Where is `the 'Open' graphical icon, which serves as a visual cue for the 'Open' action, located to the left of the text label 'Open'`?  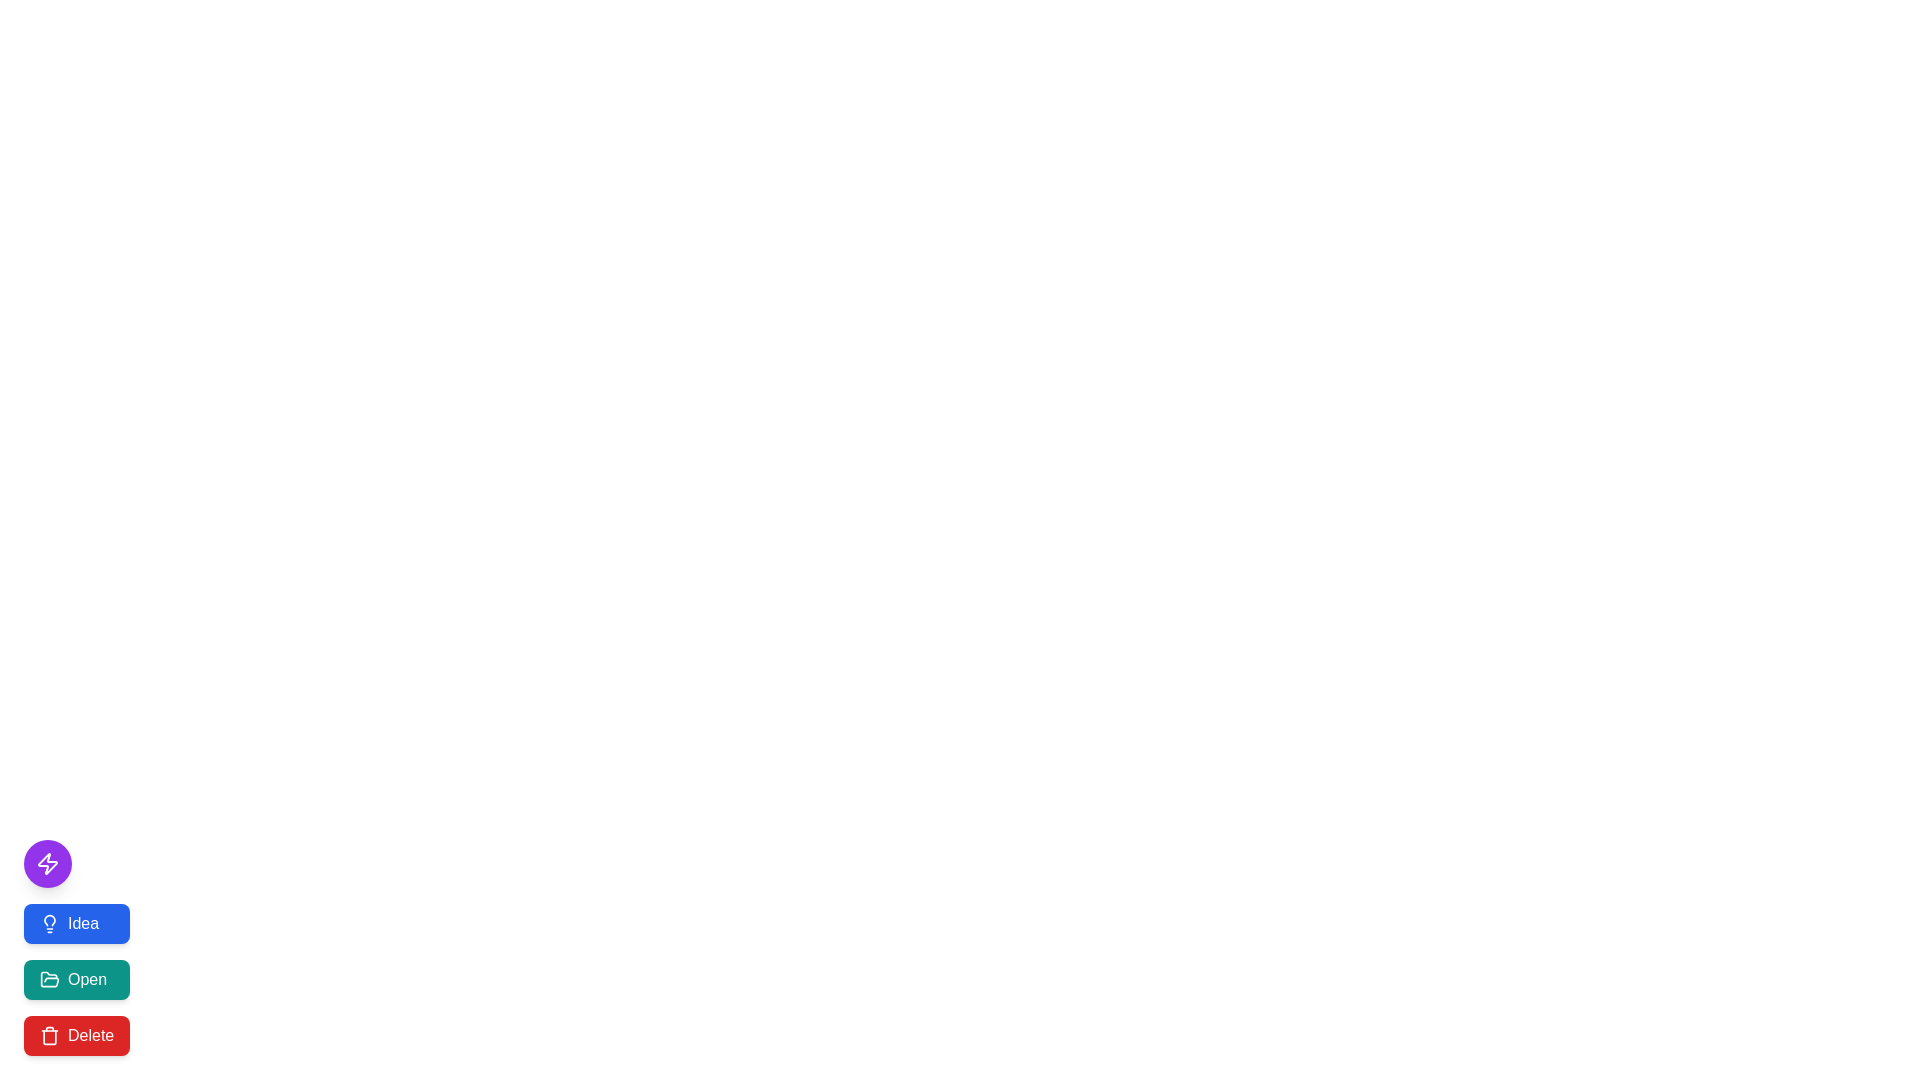 the 'Open' graphical icon, which serves as a visual cue for the 'Open' action, located to the left of the text label 'Open' is located at coordinates (49, 978).